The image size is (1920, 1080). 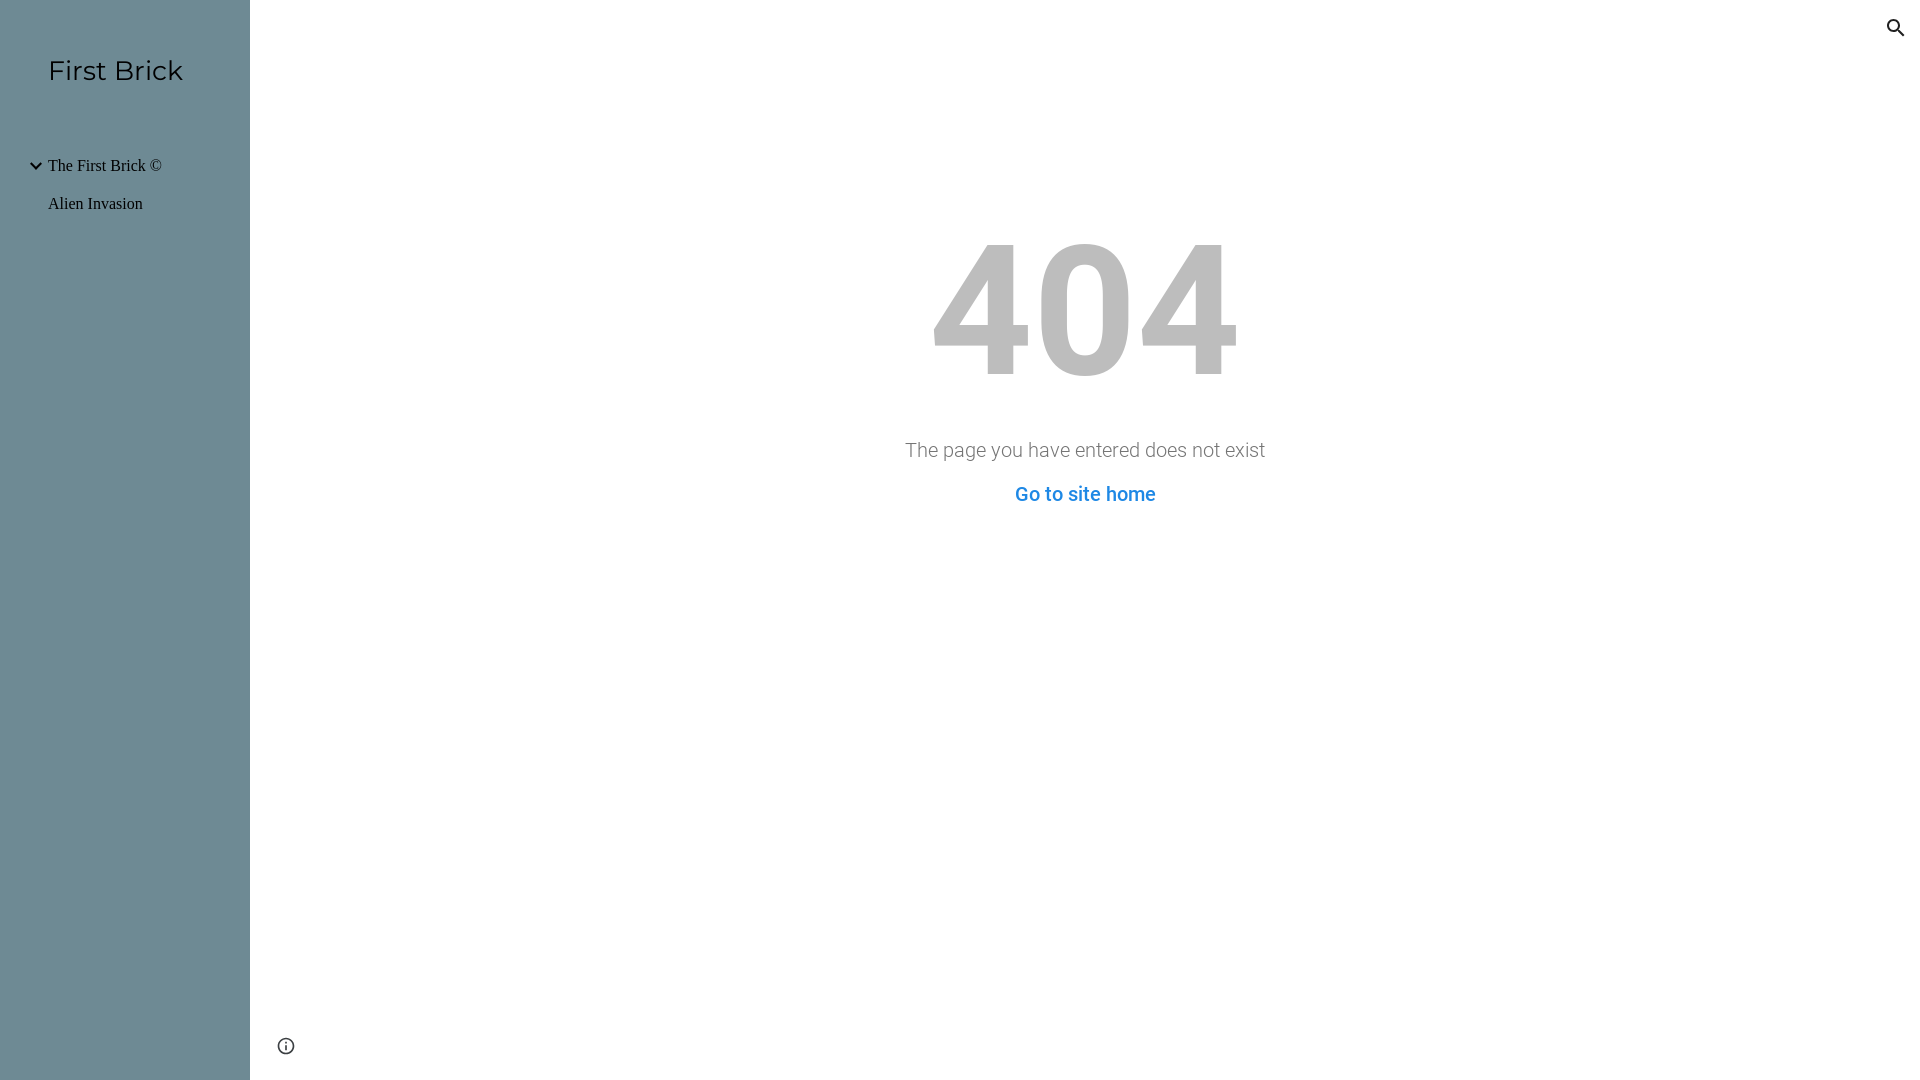 I want to click on 'First Brick', so click(x=132, y=70).